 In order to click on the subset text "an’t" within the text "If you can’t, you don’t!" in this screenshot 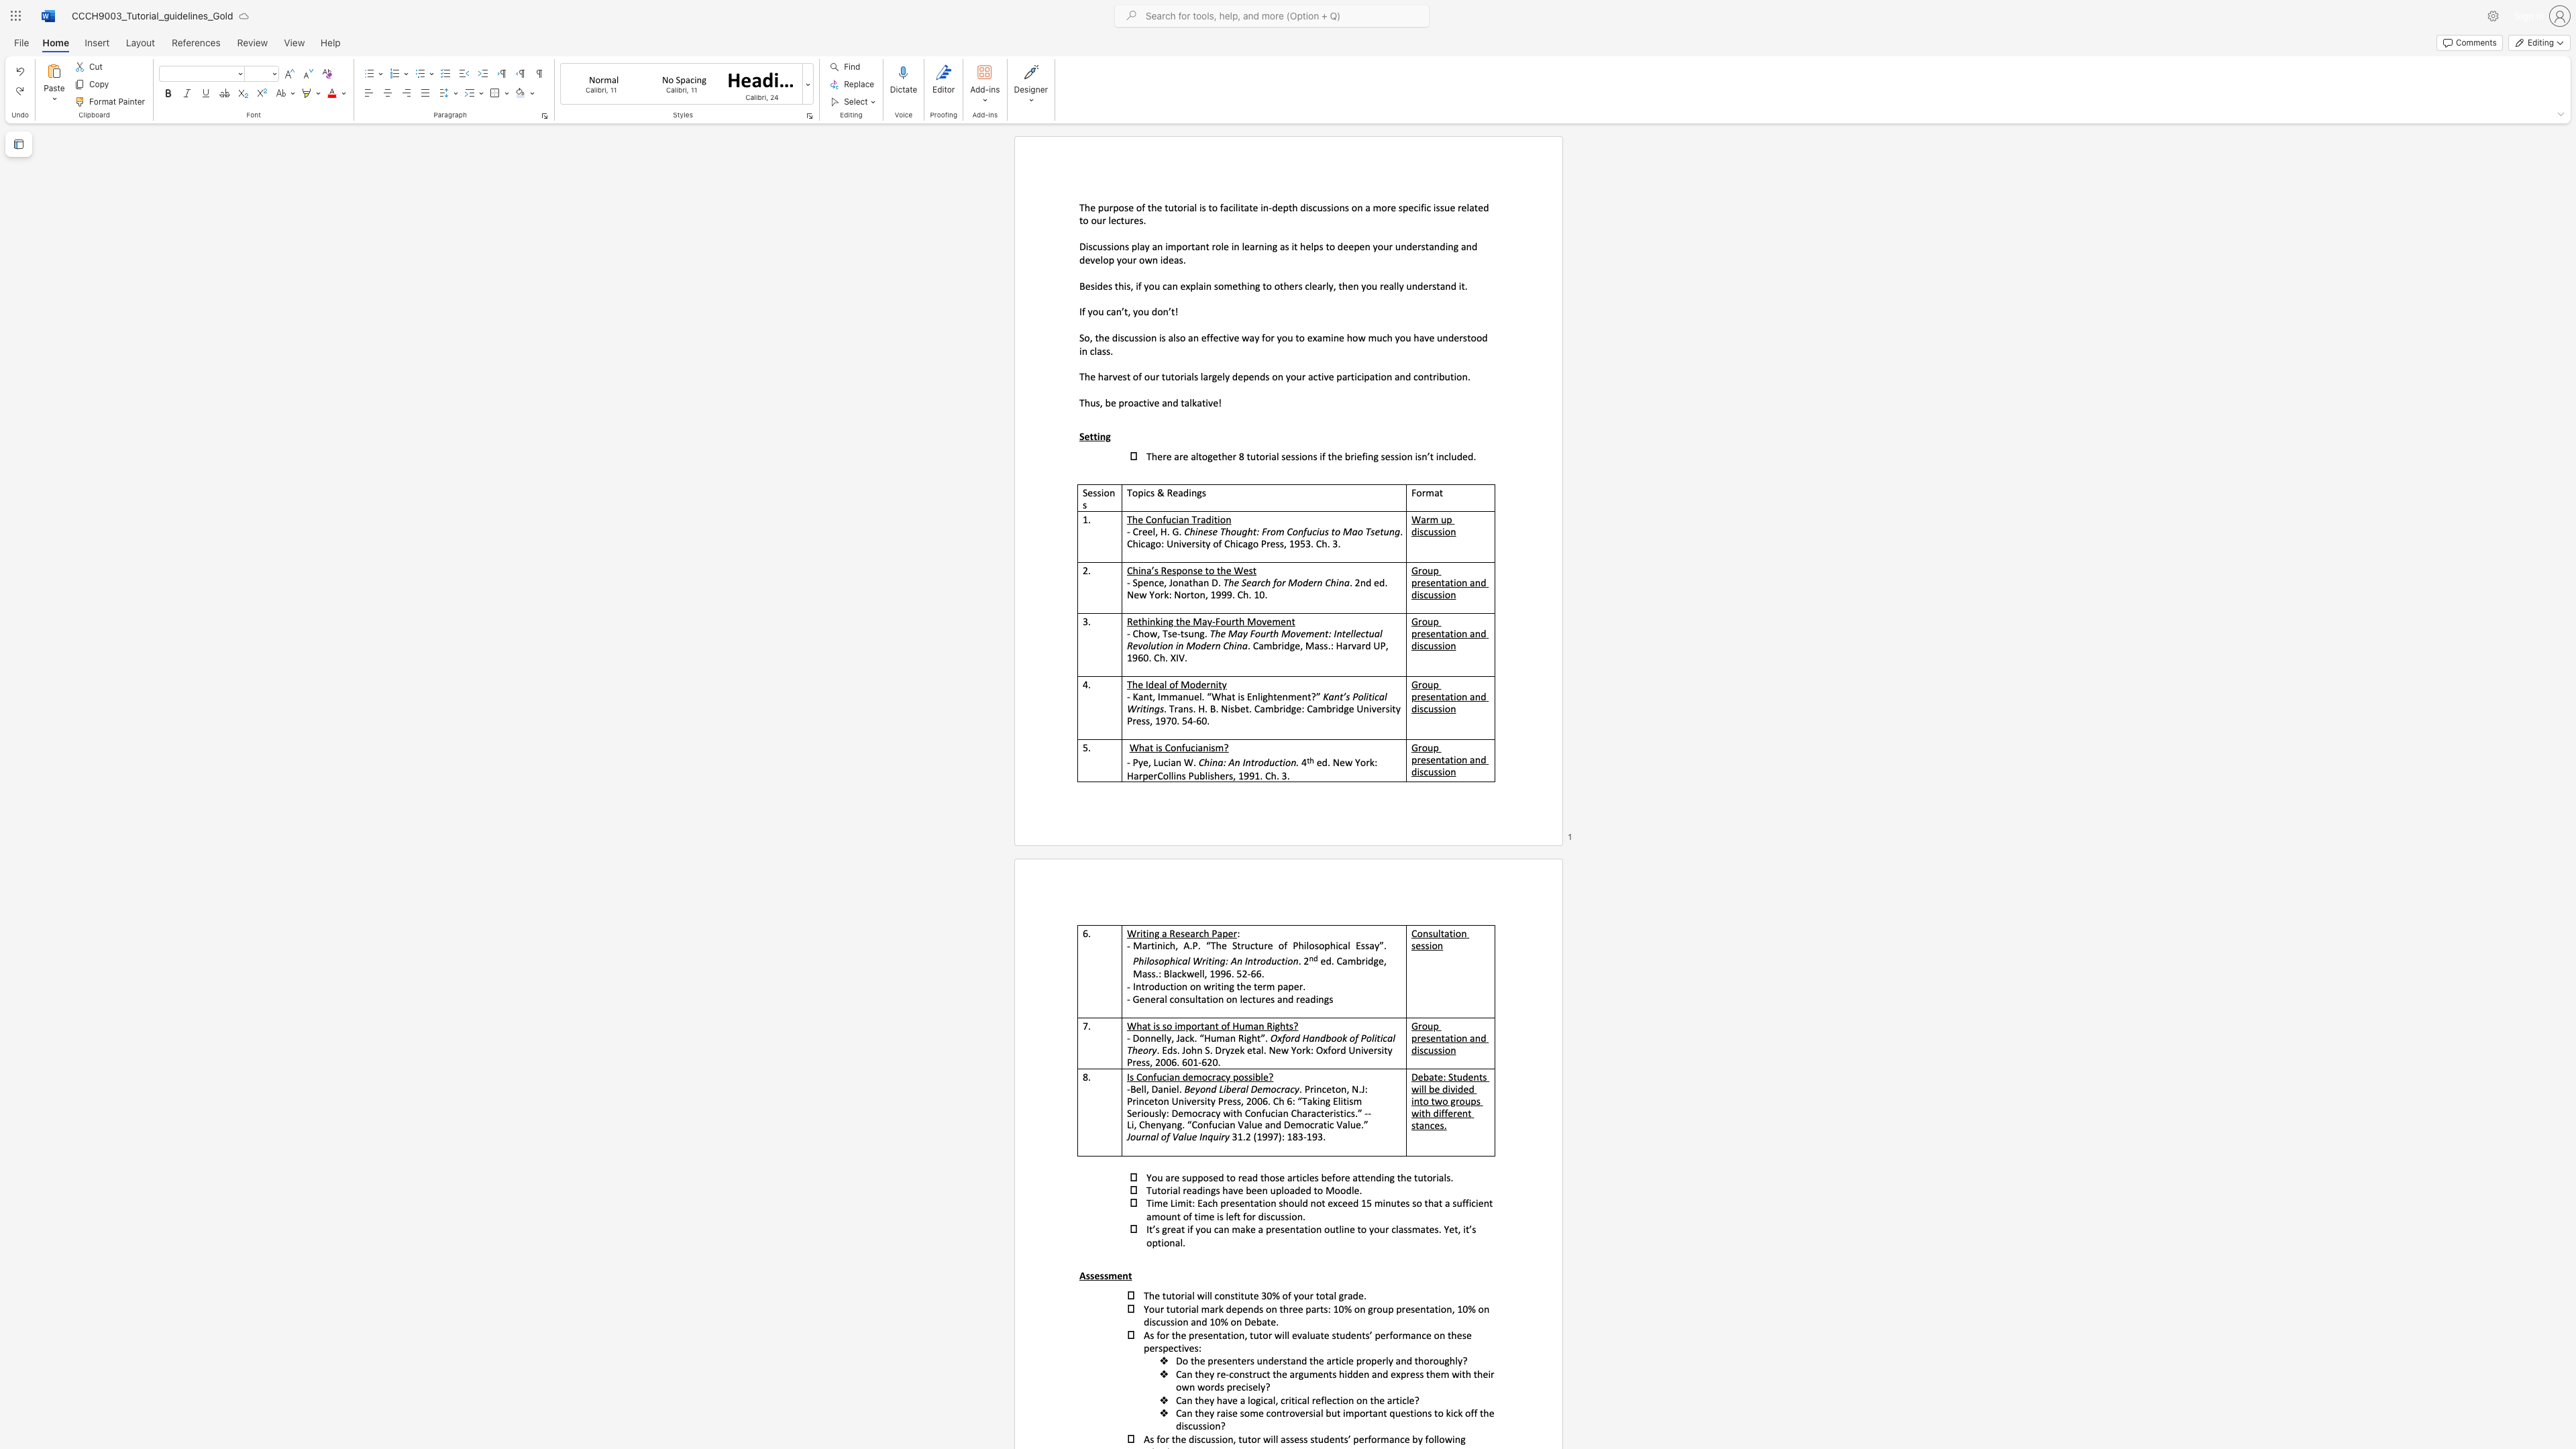, I will do `click(1111, 311)`.